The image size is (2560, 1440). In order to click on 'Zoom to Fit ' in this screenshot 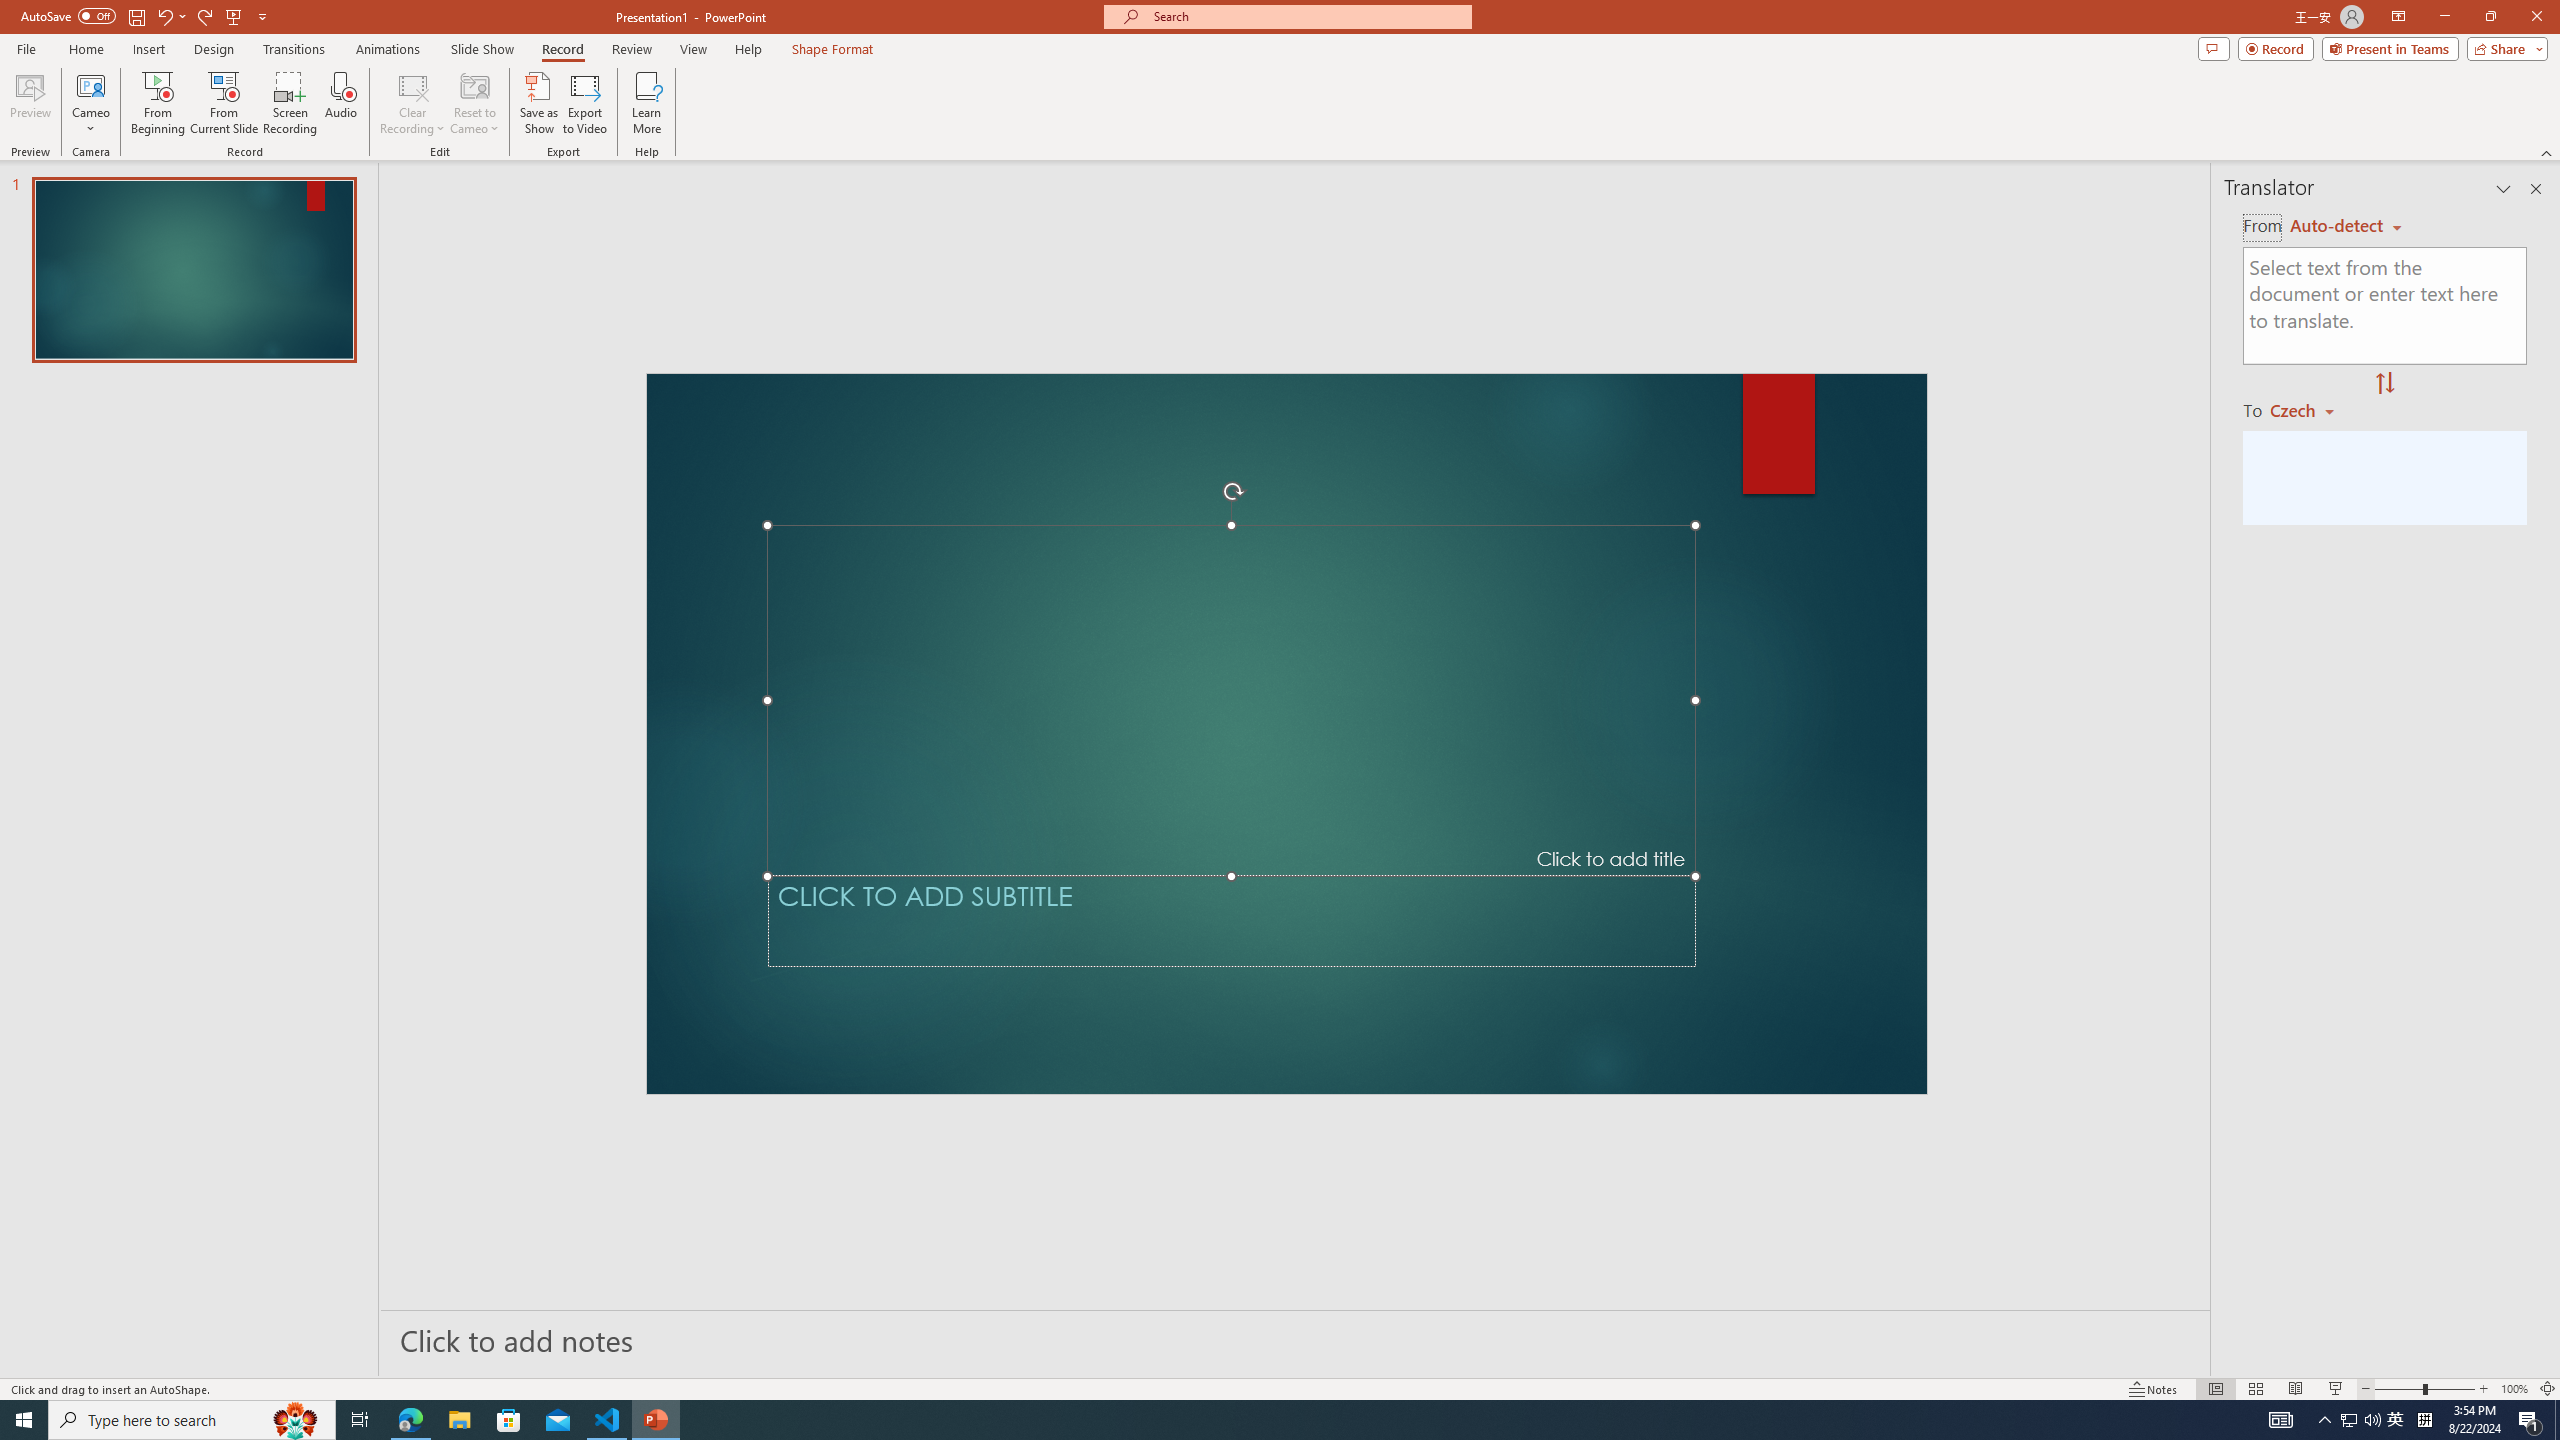, I will do `click(2547, 1389)`.